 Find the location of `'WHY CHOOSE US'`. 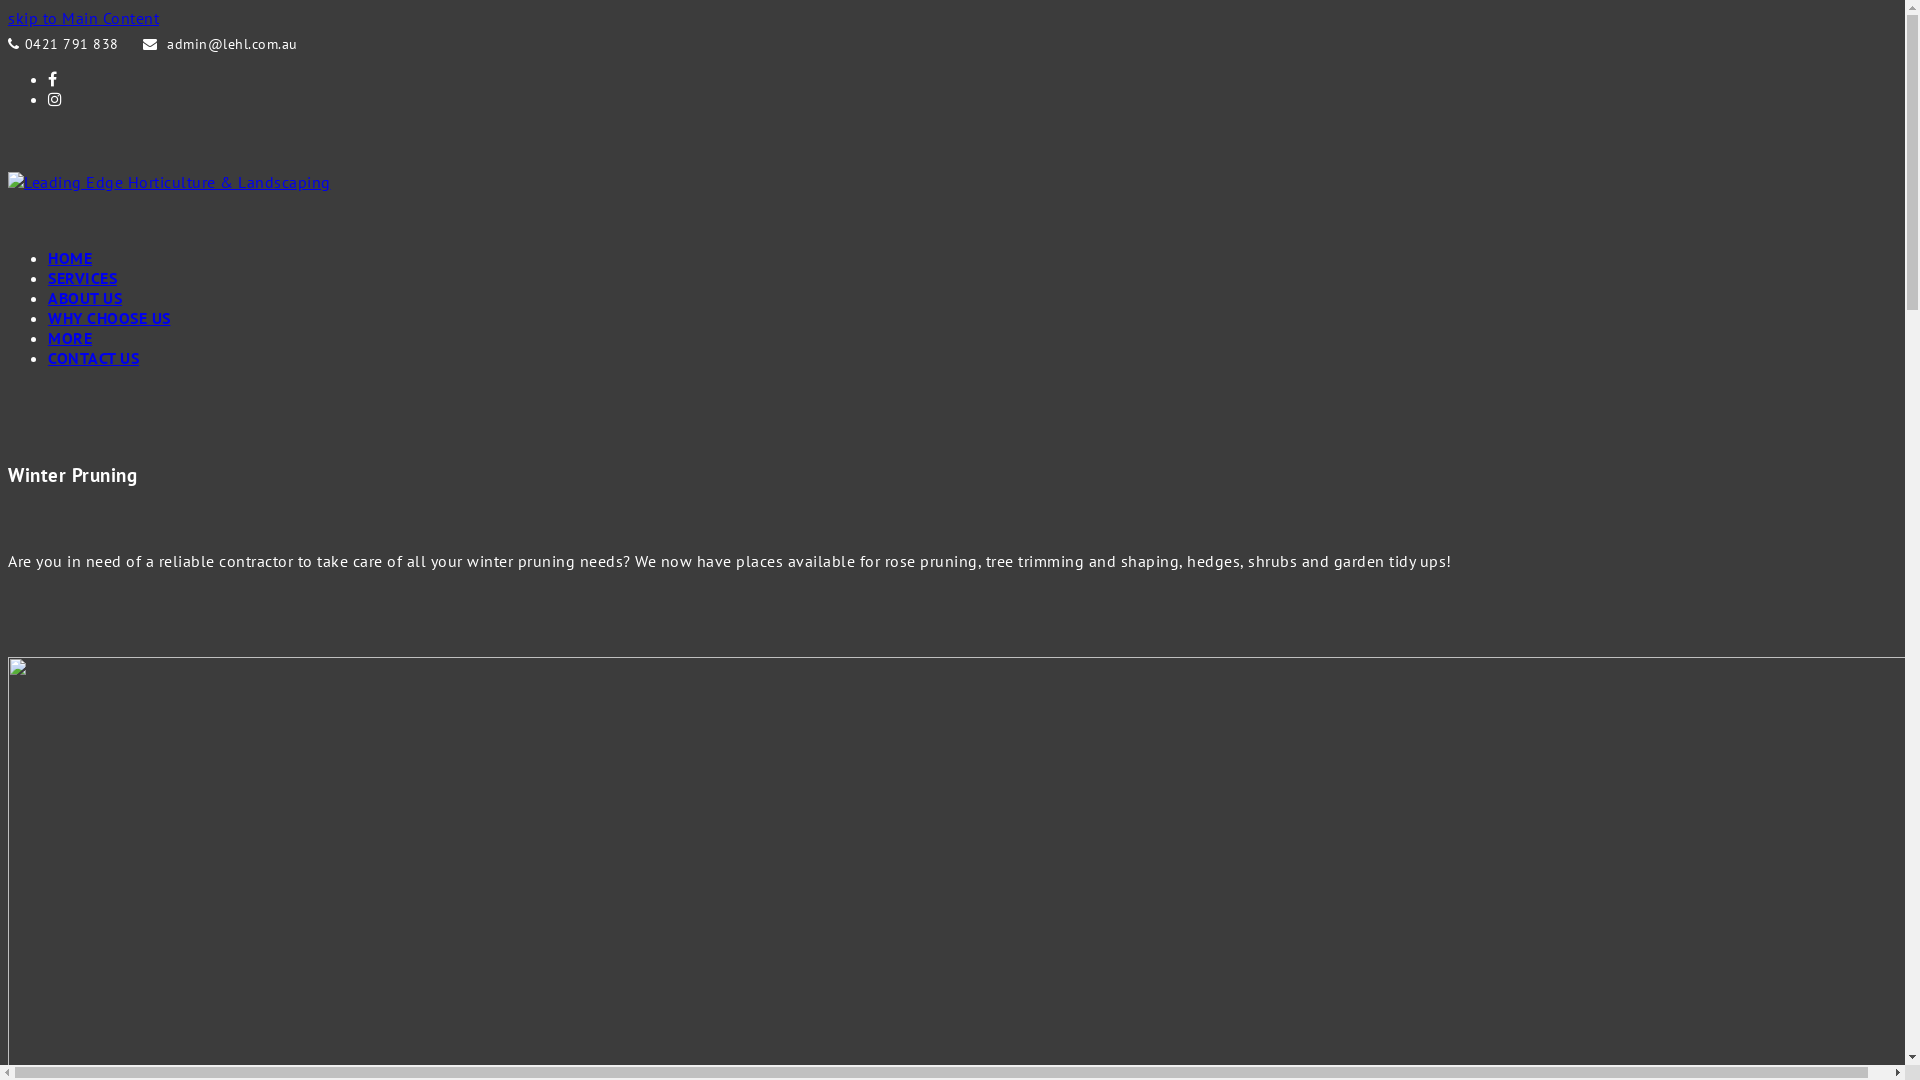

'WHY CHOOSE US' is located at coordinates (108, 316).